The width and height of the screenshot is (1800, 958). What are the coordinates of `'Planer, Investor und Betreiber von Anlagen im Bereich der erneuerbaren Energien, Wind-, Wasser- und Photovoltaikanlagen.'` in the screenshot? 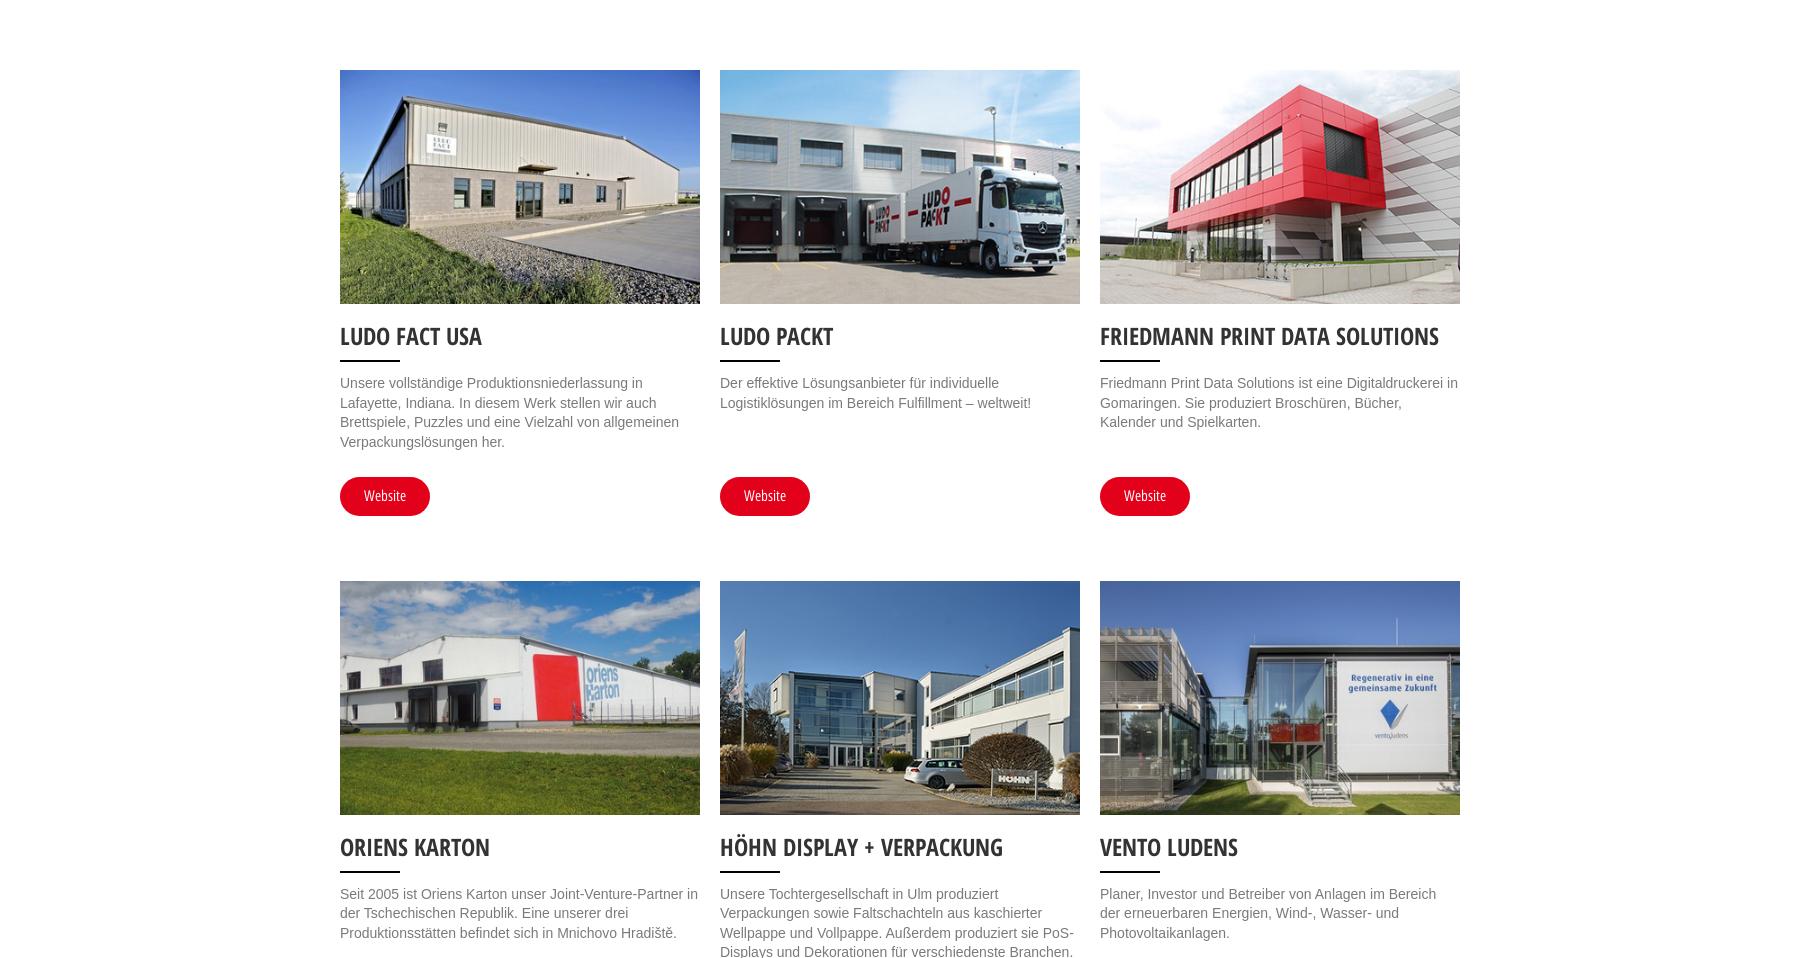 It's located at (1267, 912).